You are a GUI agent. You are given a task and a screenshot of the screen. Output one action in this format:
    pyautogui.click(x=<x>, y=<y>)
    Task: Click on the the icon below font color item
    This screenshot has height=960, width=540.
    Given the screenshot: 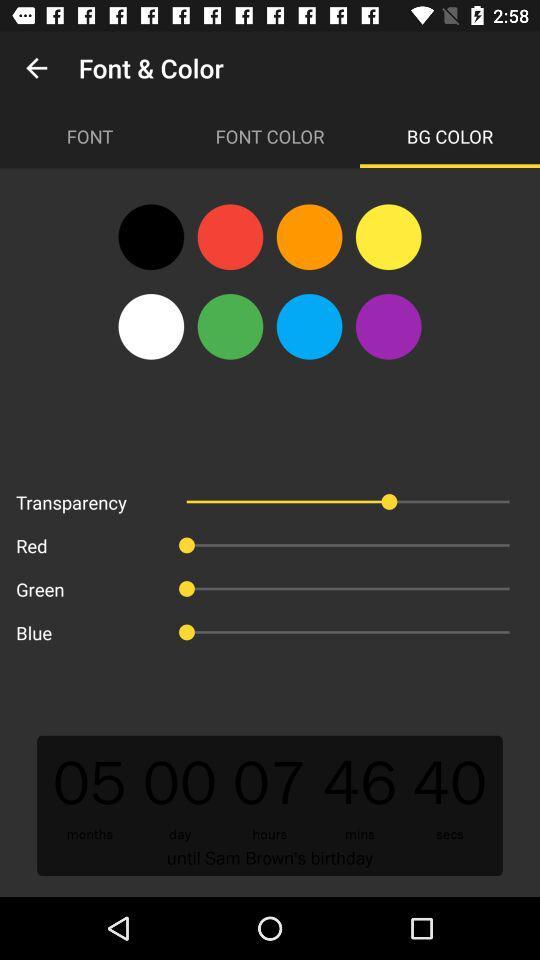 What is the action you would take?
    pyautogui.click(x=388, y=237)
    